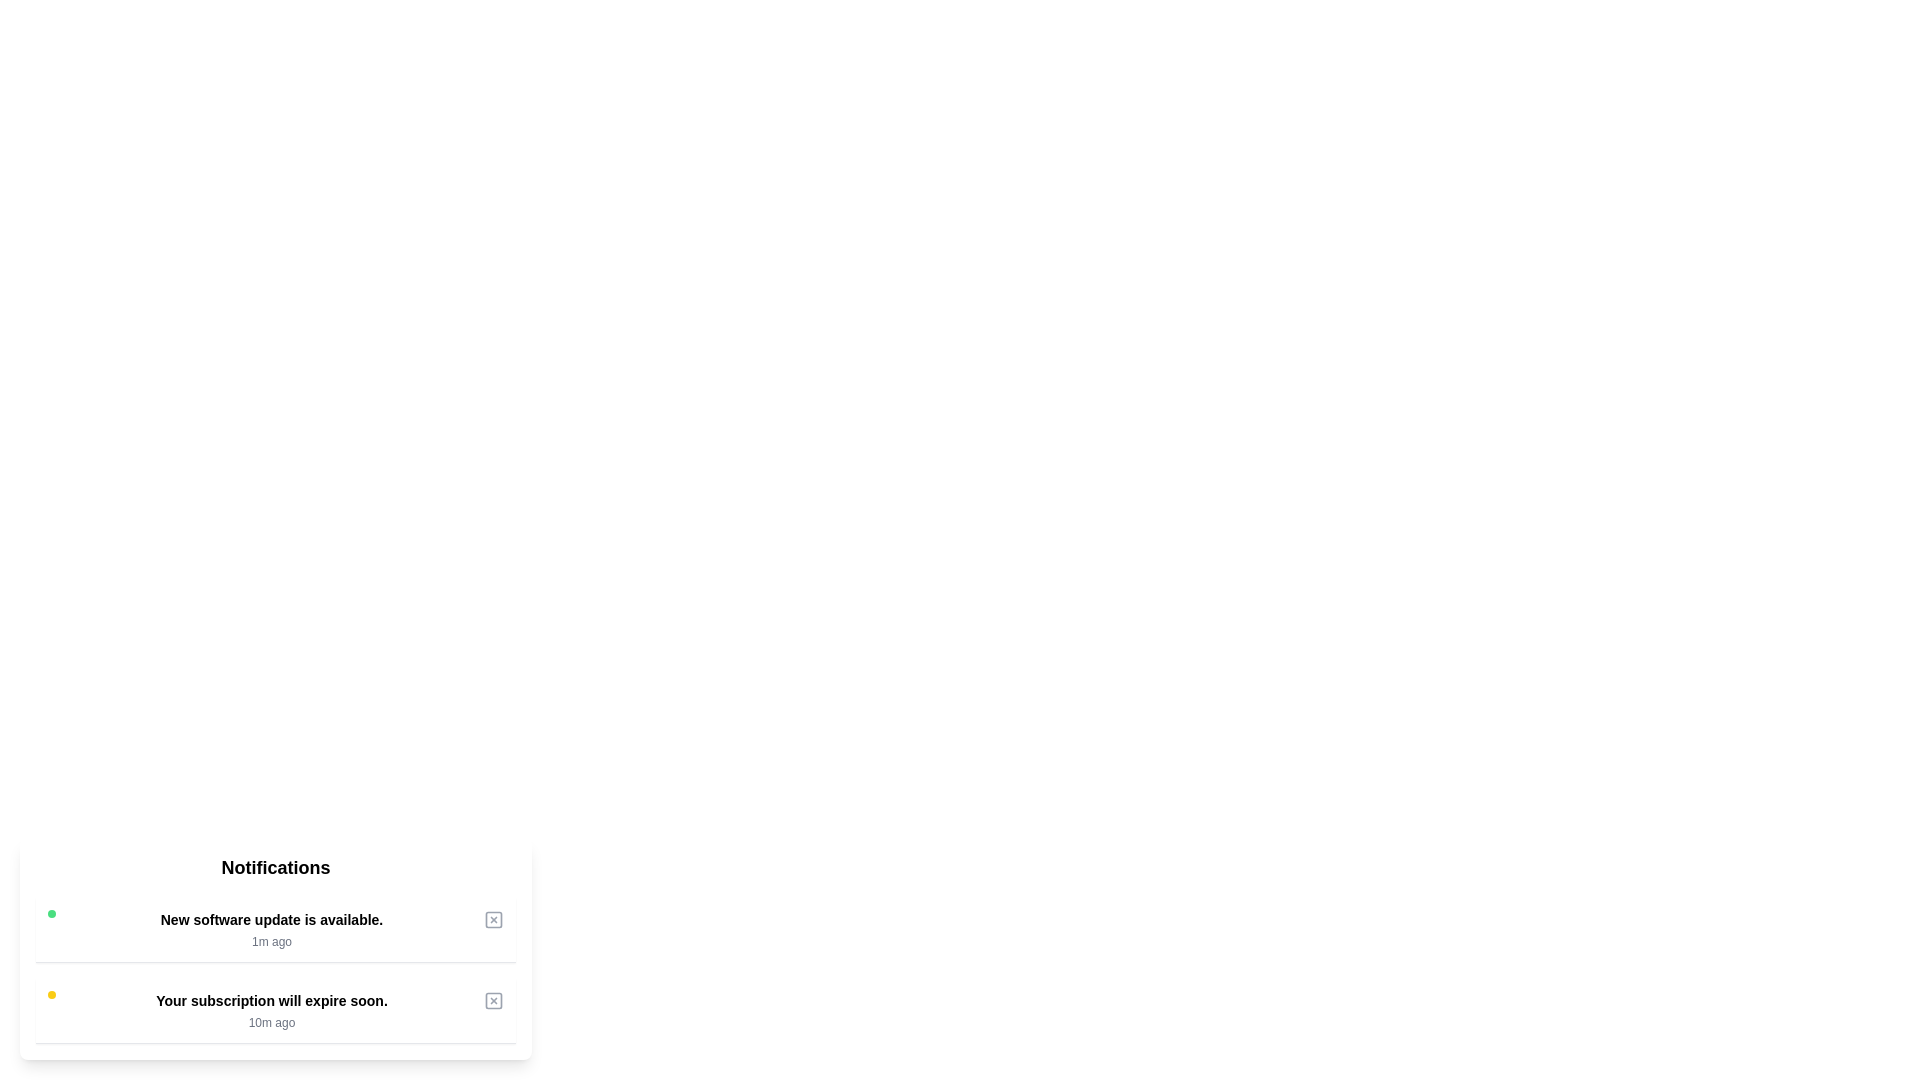  Describe the element at coordinates (271, 1010) in the screenshot. I see `notification text block displaying 'Your subscription will expire soon.' with a timestamp '10m ago' located in the lower notification section` at that location.